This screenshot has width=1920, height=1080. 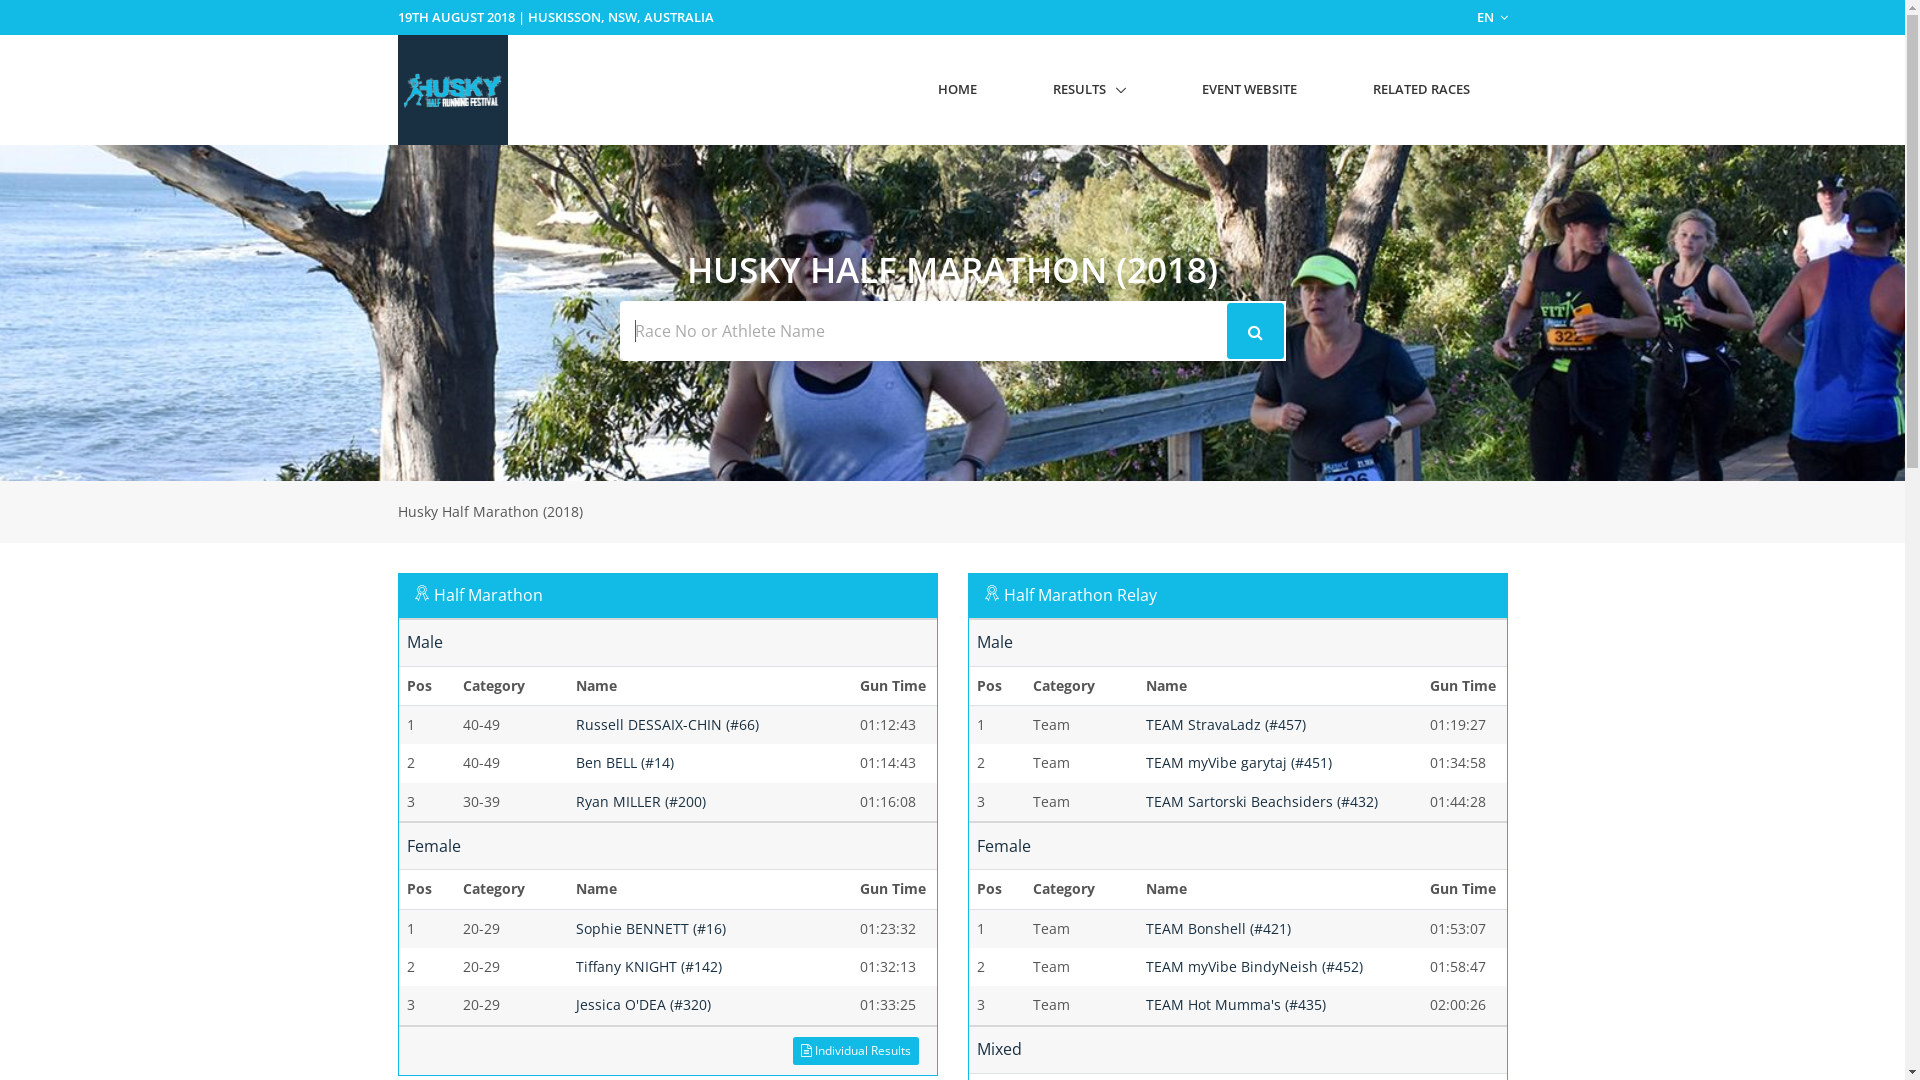 What do you see at coordinates (956, 88) in the screenshot?
I see `'HOME'` at bounding box center [956, 88].